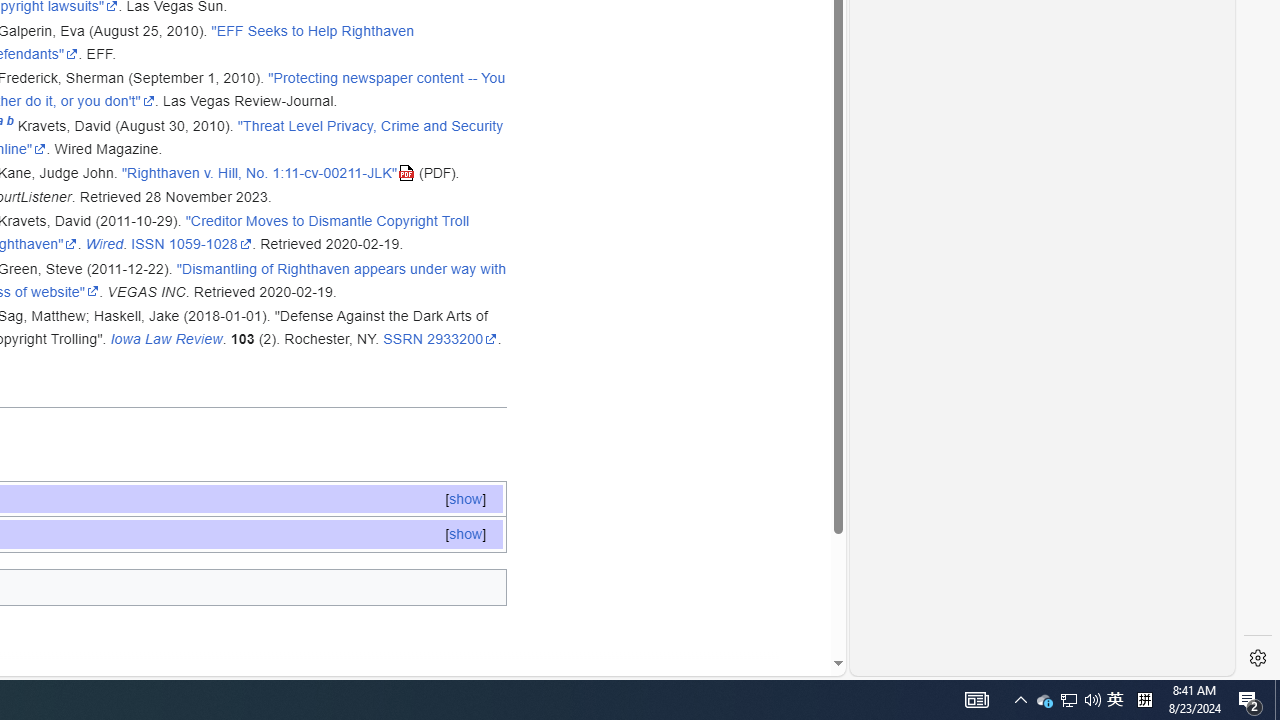 Image resolution: width=1280 pixels, height=720 pixels. Describe the element at coordinates (146, 243) in the screenshot. I see `'ISSN'` at that location.